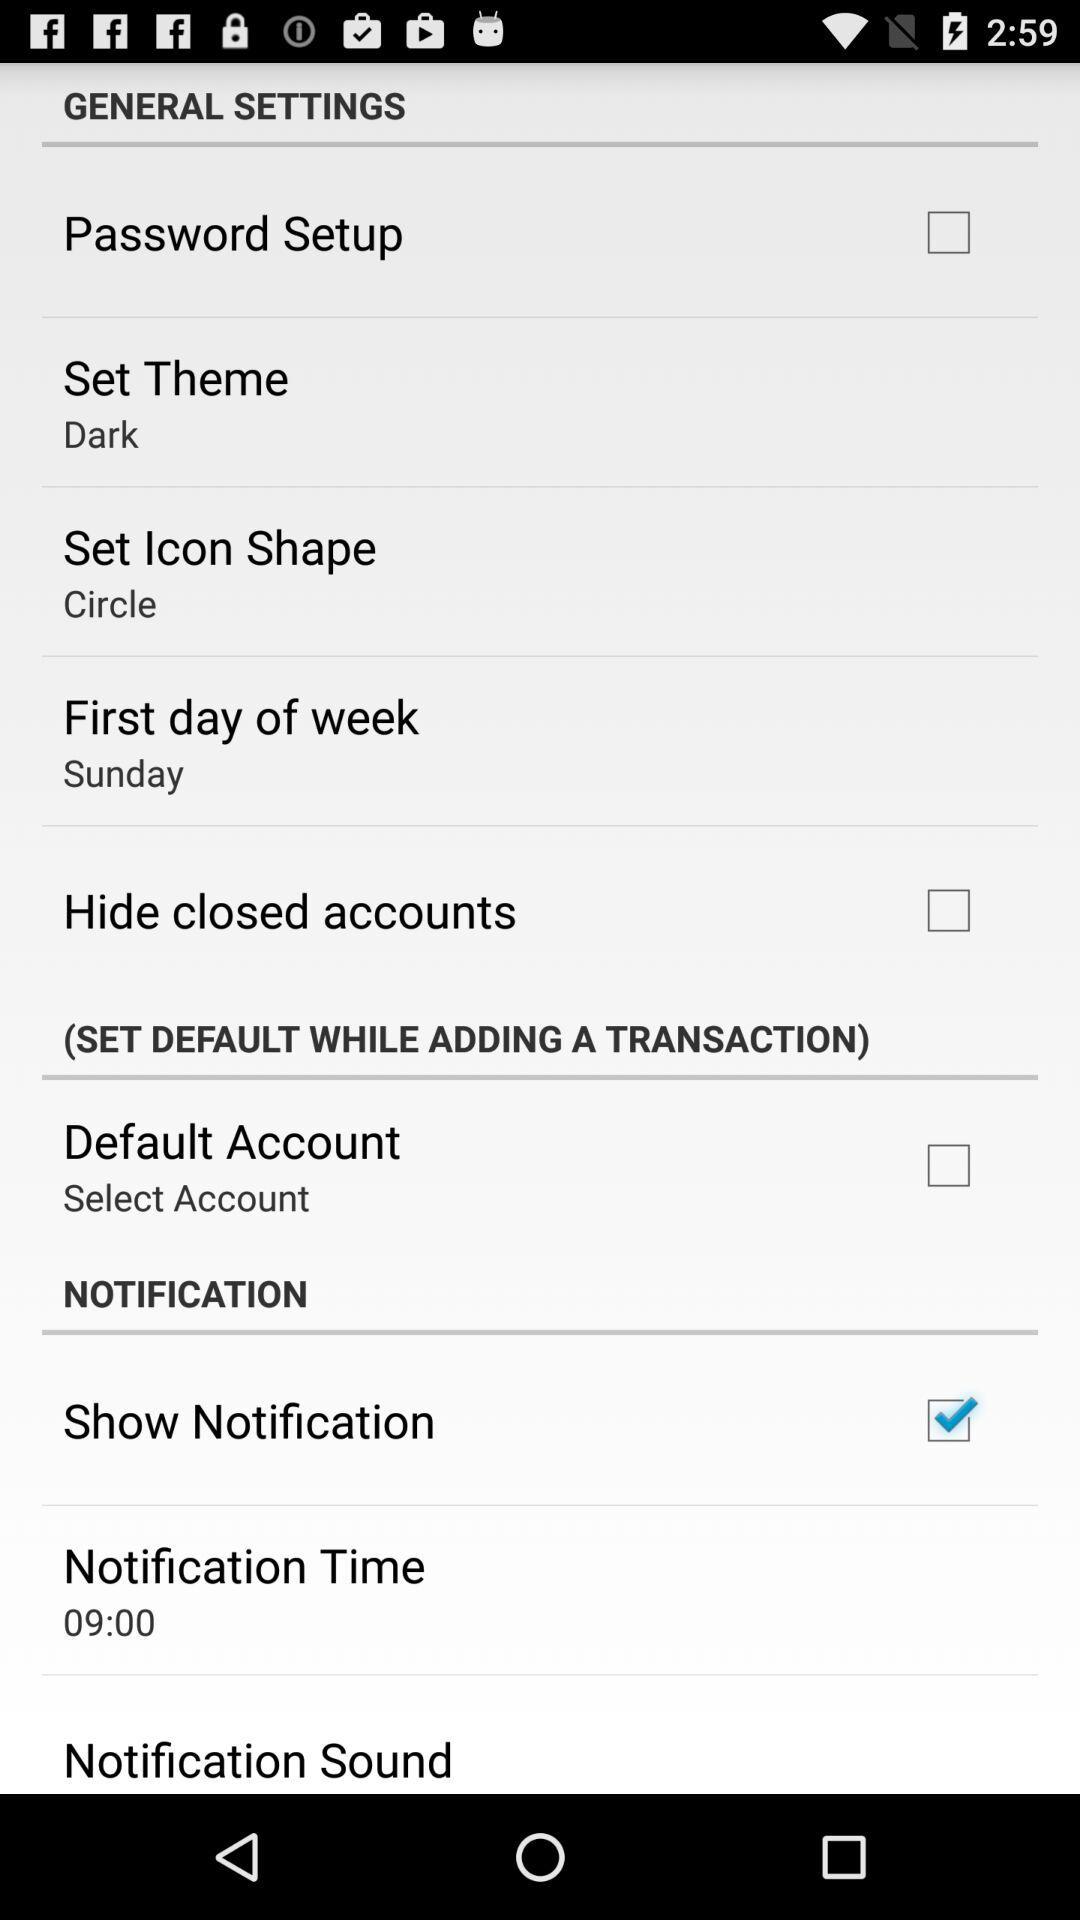 Image resolution: width=1080 pixels, height=1920 pixels. What do you see at coordinates (240, 715) in the screenshot?
I see `first day of` at bounding box center [240, 715].